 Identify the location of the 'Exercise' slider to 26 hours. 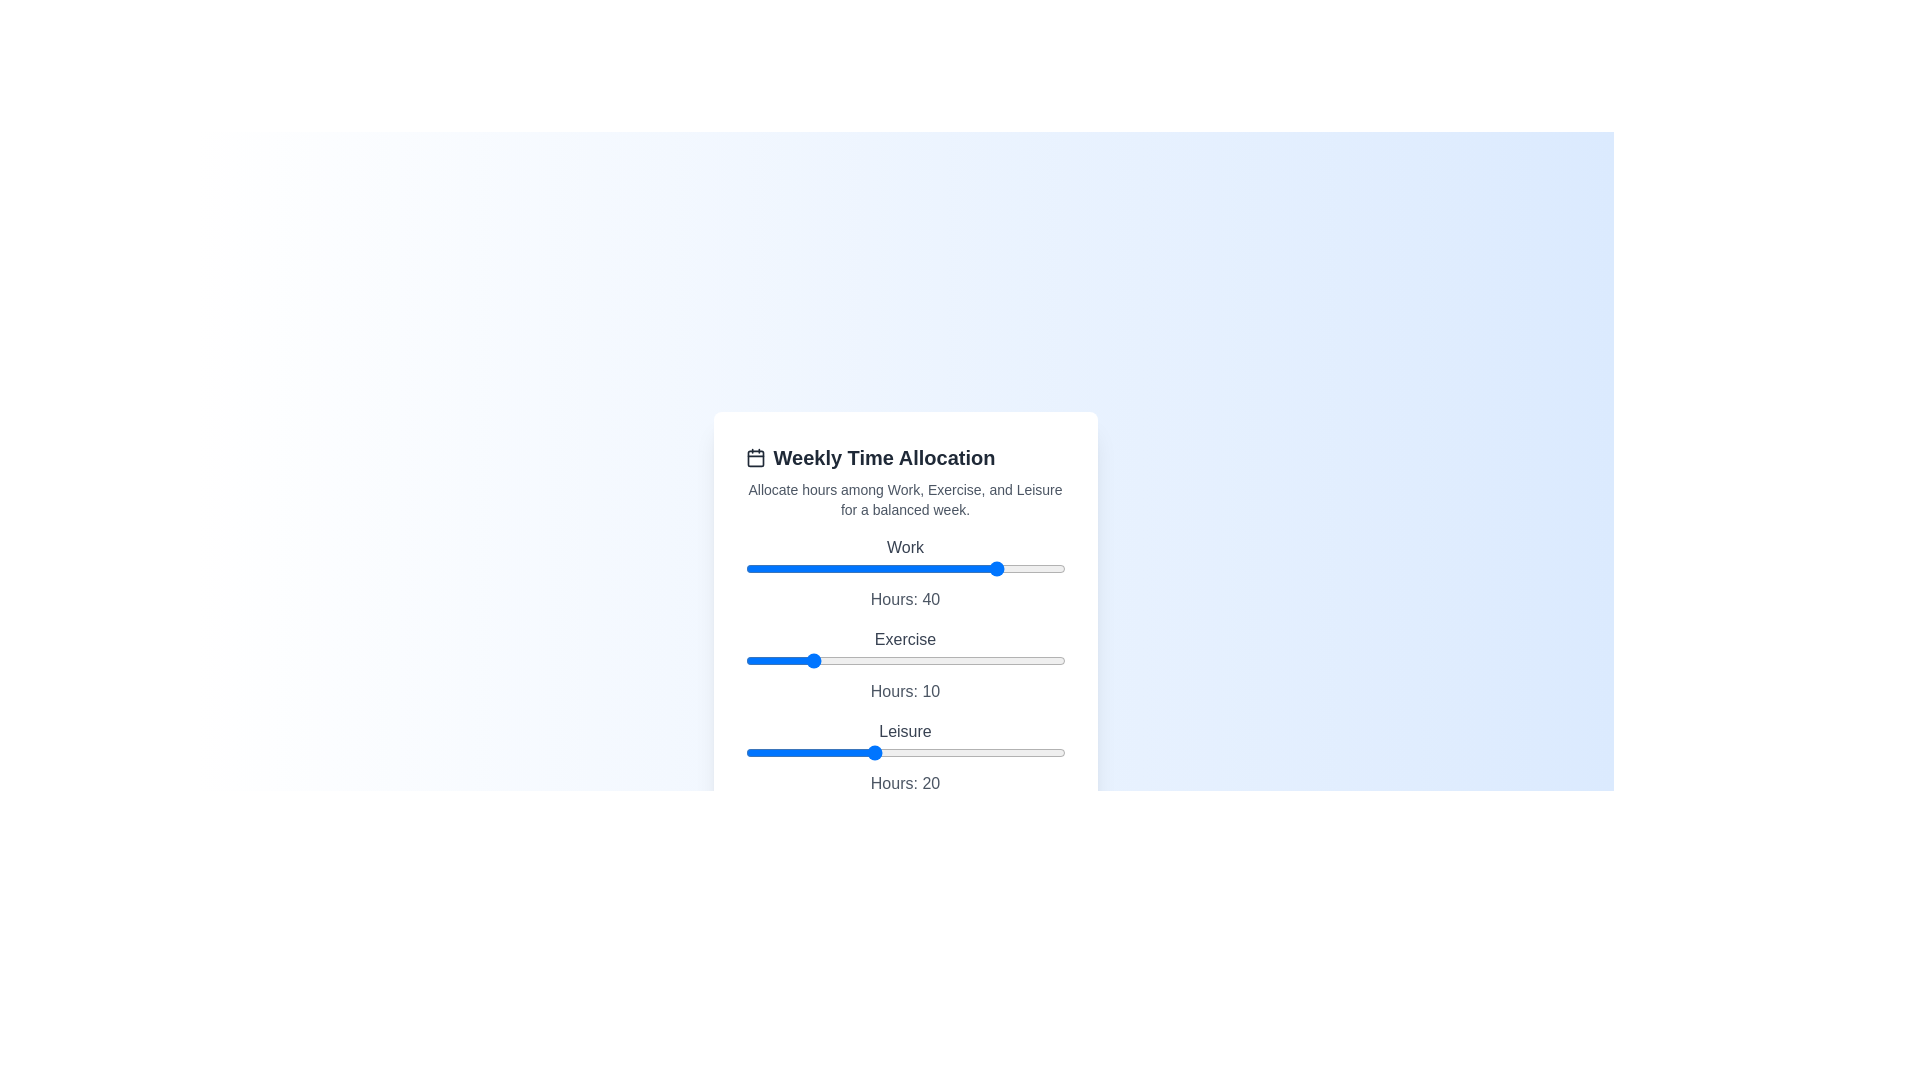
(910, 660).